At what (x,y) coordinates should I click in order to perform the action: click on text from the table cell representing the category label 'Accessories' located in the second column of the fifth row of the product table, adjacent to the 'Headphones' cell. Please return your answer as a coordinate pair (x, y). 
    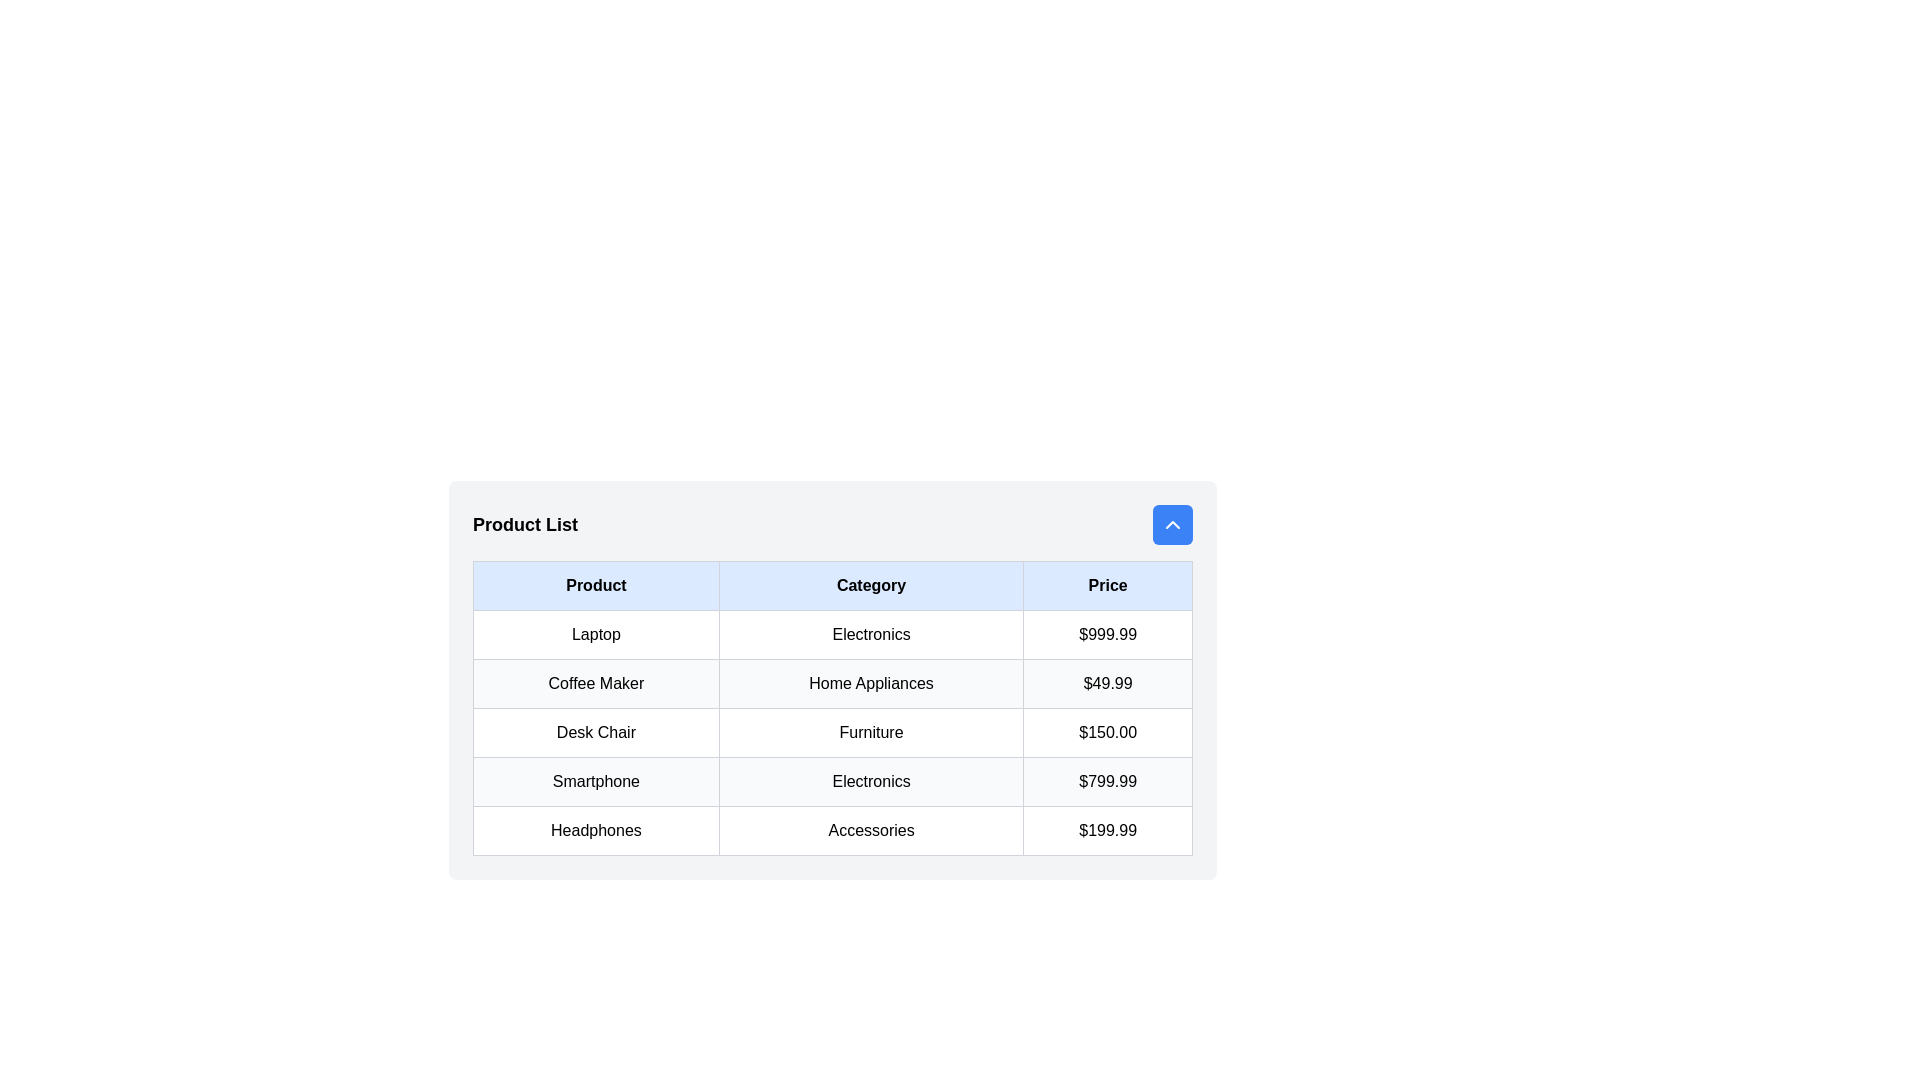
    Looking at the image, I should click on (871, 830).